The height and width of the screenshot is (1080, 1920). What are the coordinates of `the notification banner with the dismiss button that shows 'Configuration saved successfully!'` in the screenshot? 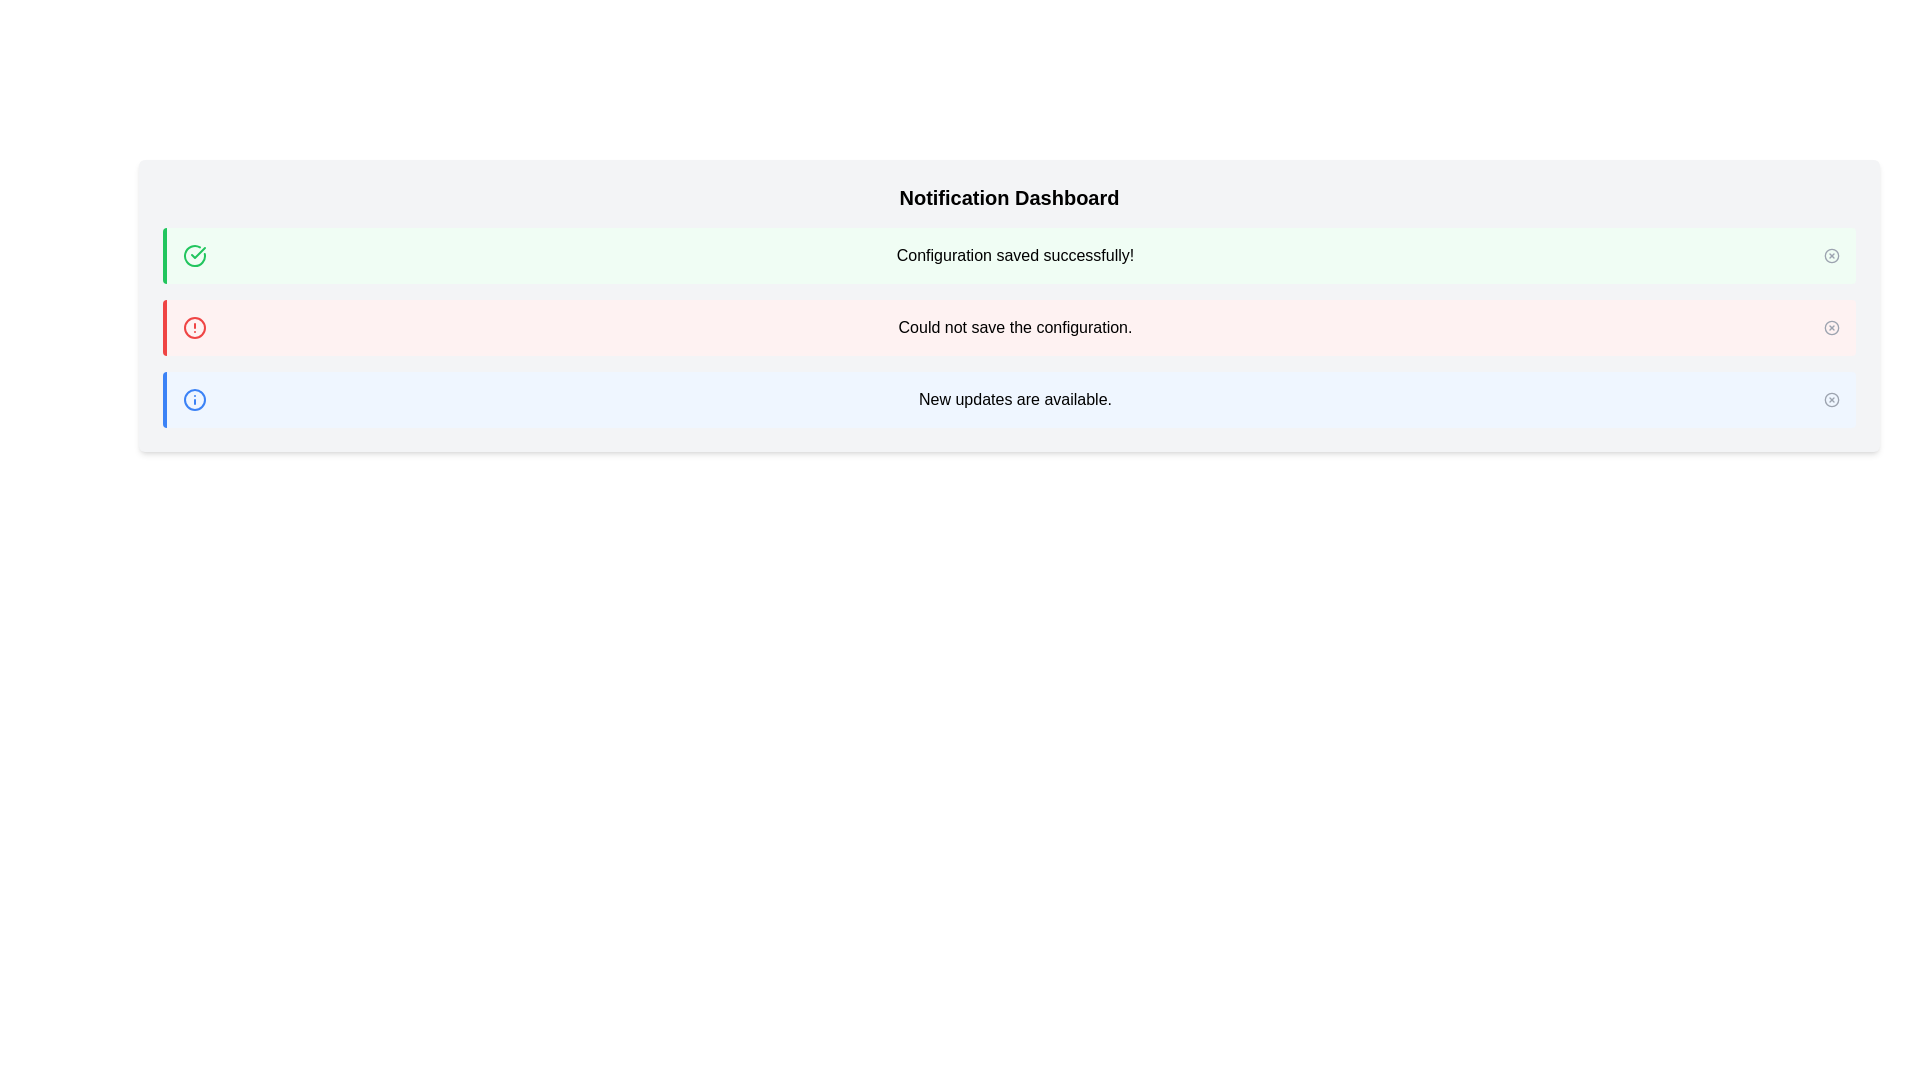 It's located at (1009, 254).